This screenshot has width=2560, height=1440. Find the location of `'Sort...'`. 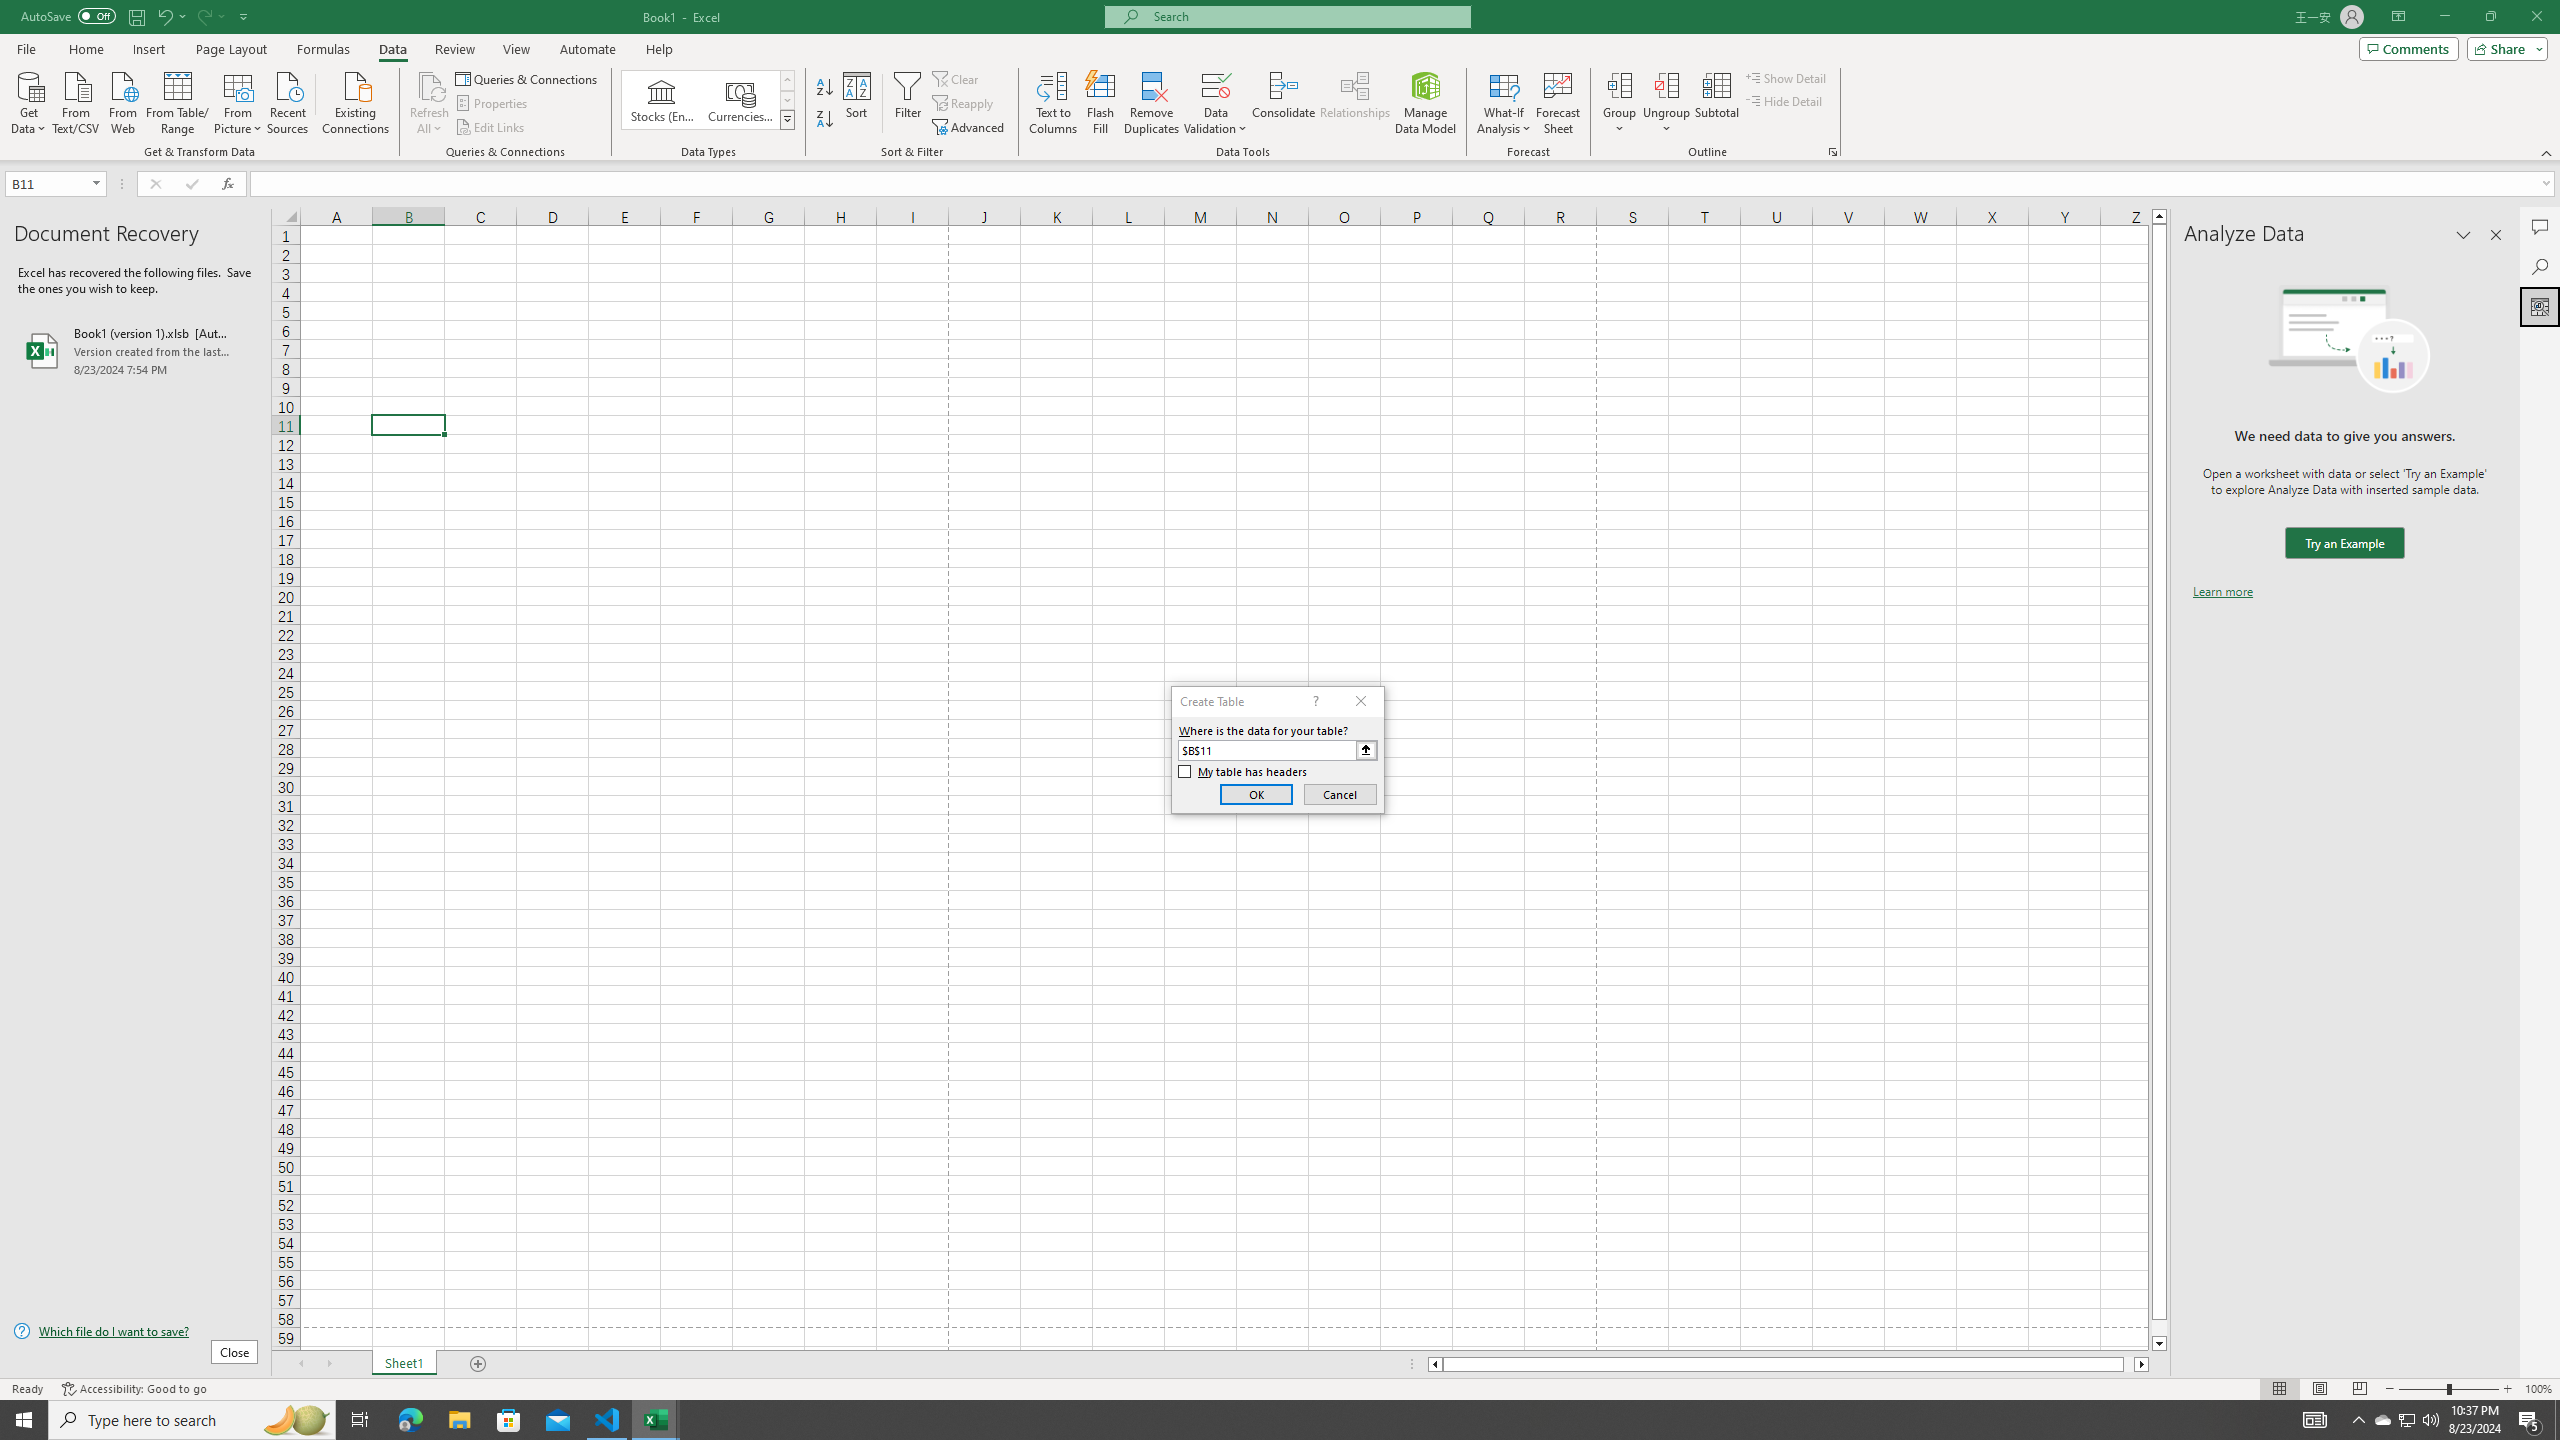

'Sort...' is located at coordinates (856, 103).